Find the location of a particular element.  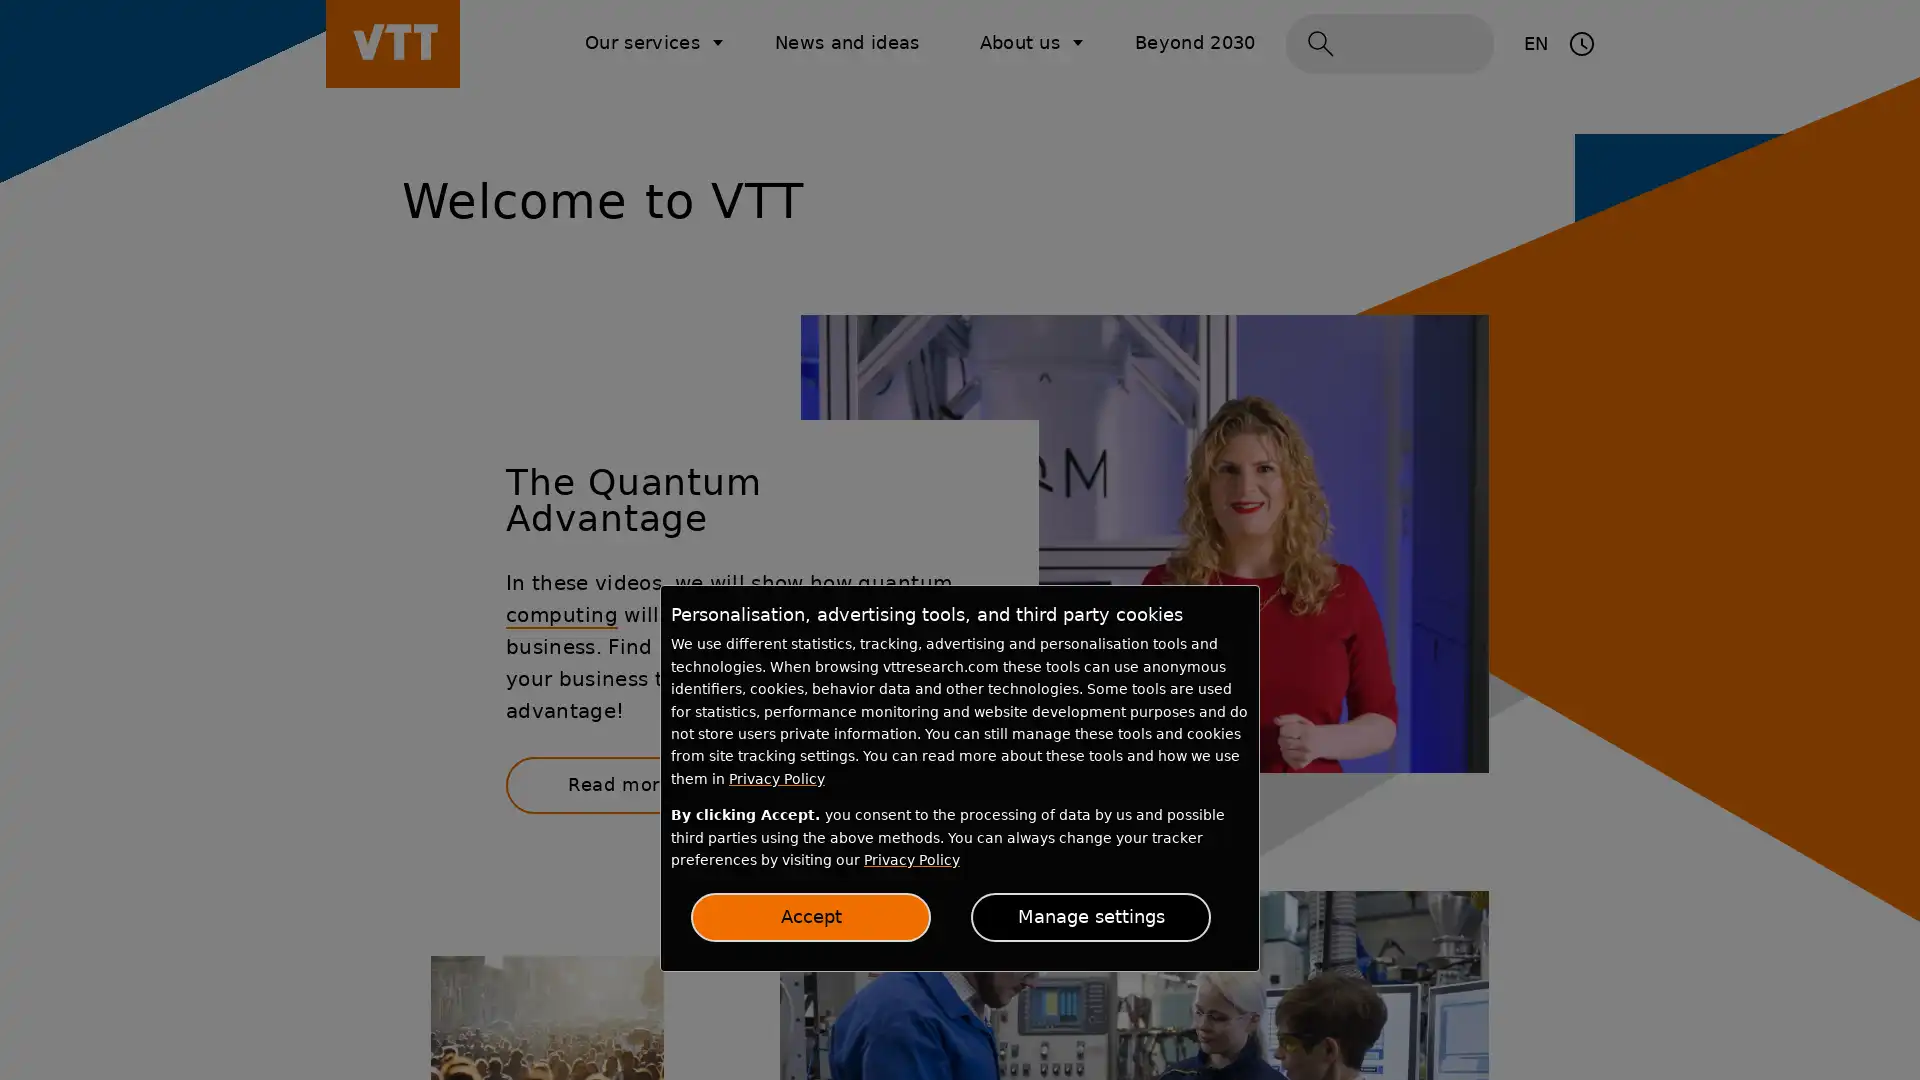

Manage settings is located at coordinates (1089, 917).